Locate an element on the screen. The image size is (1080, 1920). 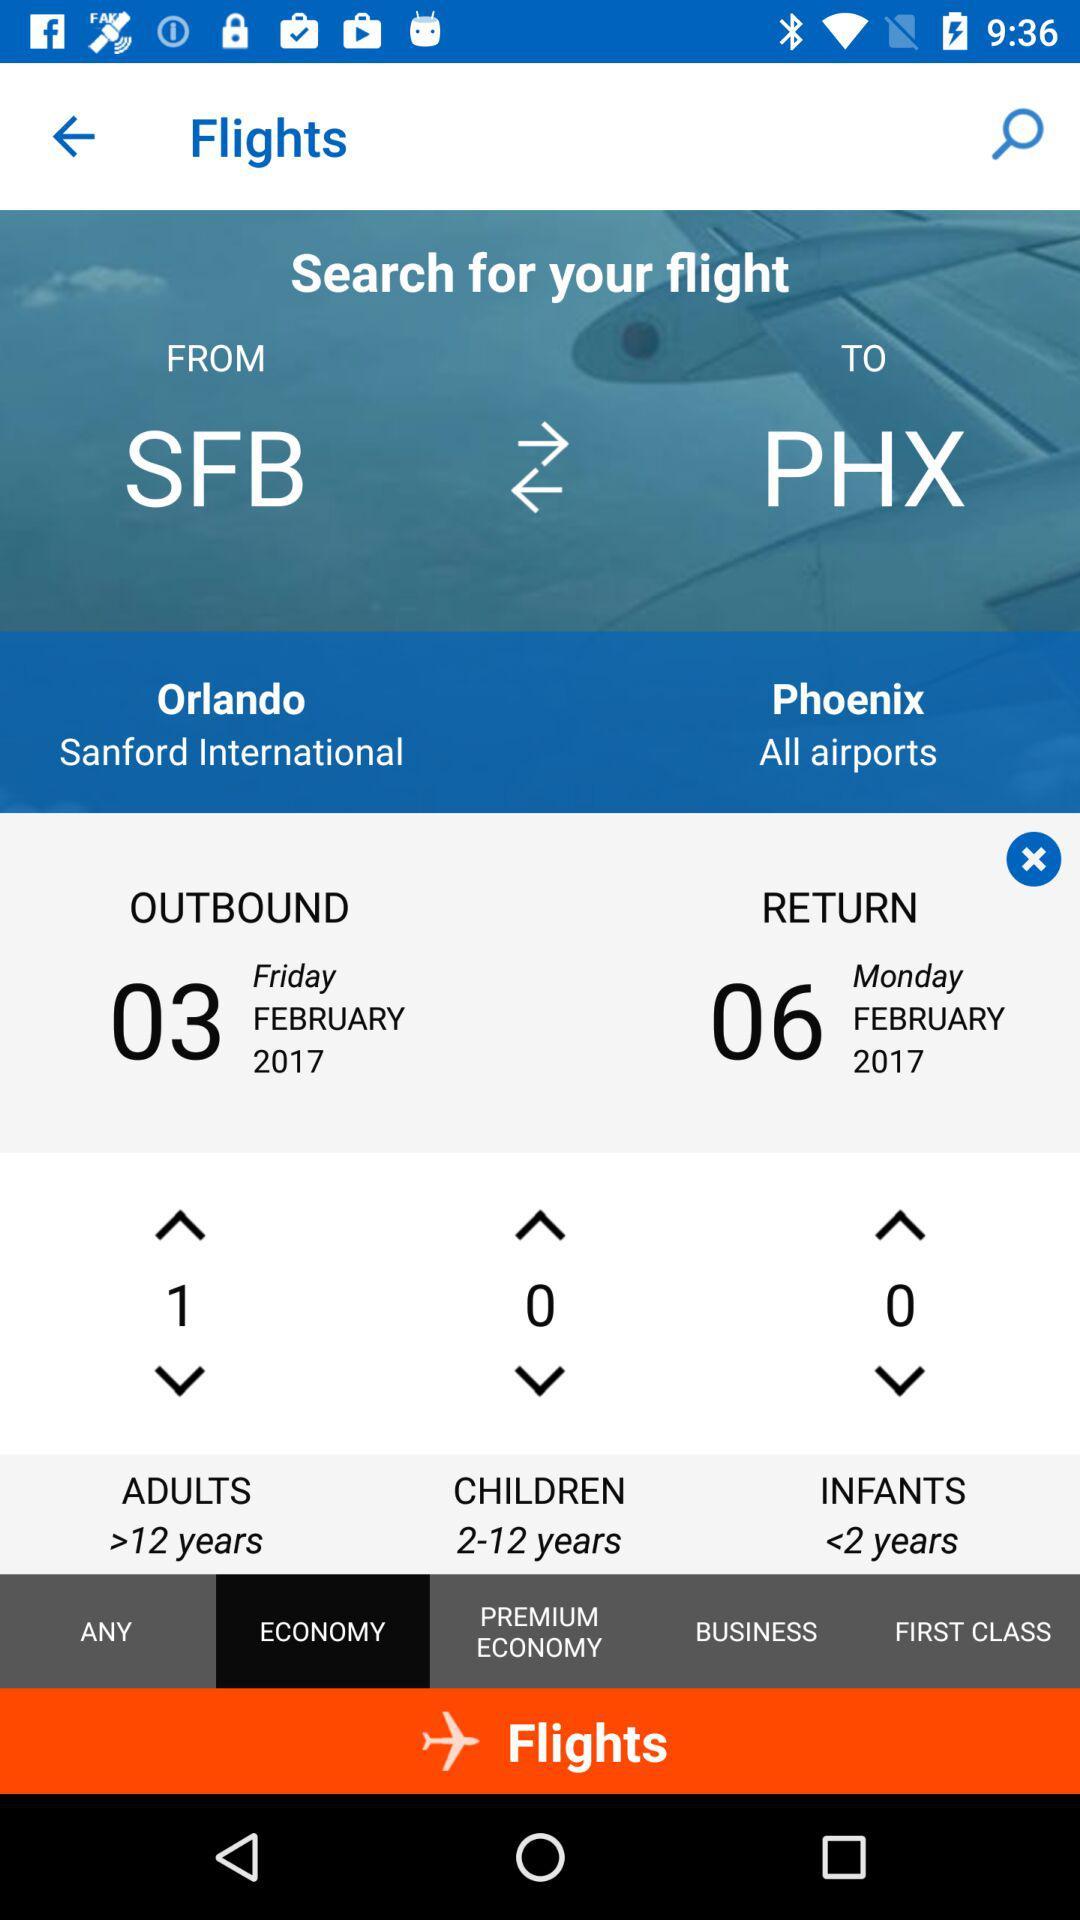
exit is located at coordinates (1033, 859).